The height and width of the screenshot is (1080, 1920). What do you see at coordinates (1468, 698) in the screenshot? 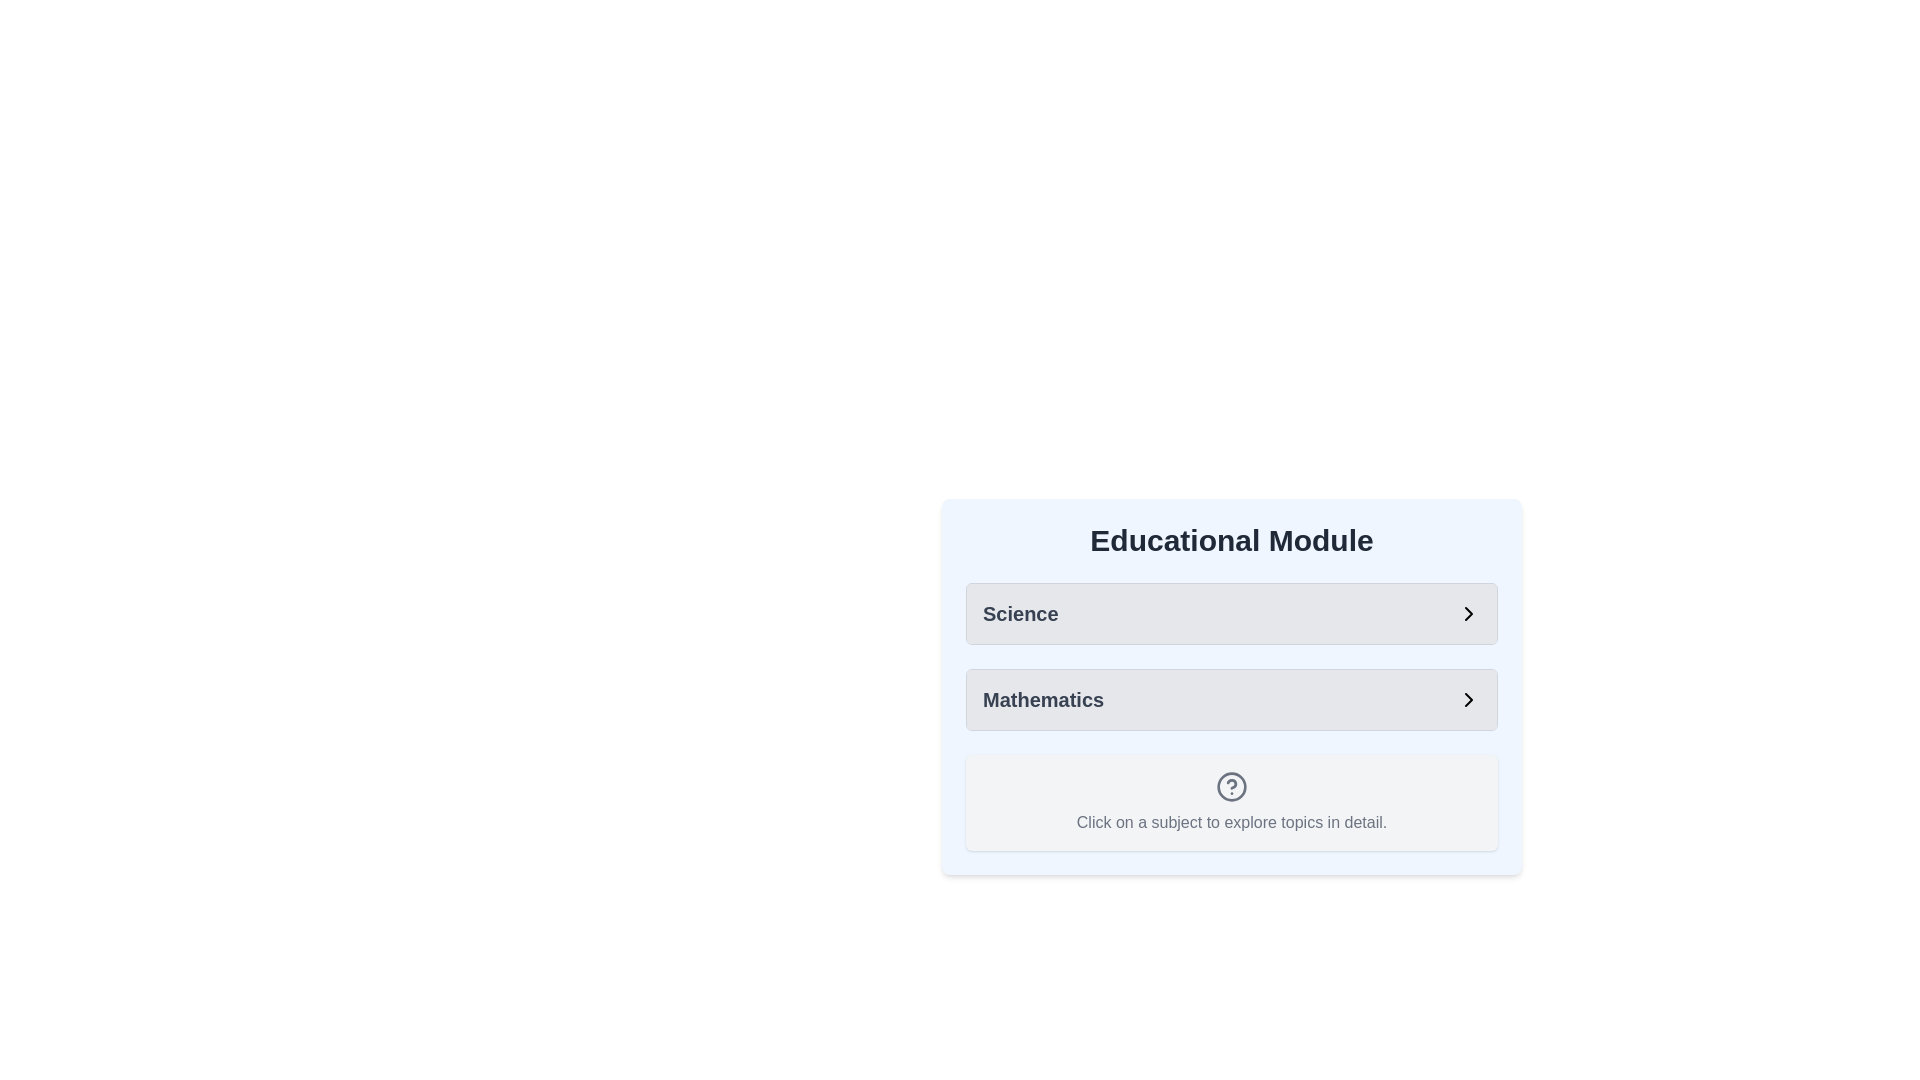
I see `the Chevron Arrow icon located on the far right side of the 'Mathematics' section, which serves as a trigger for navigation or expansion` at bounding box center [1468, 698].